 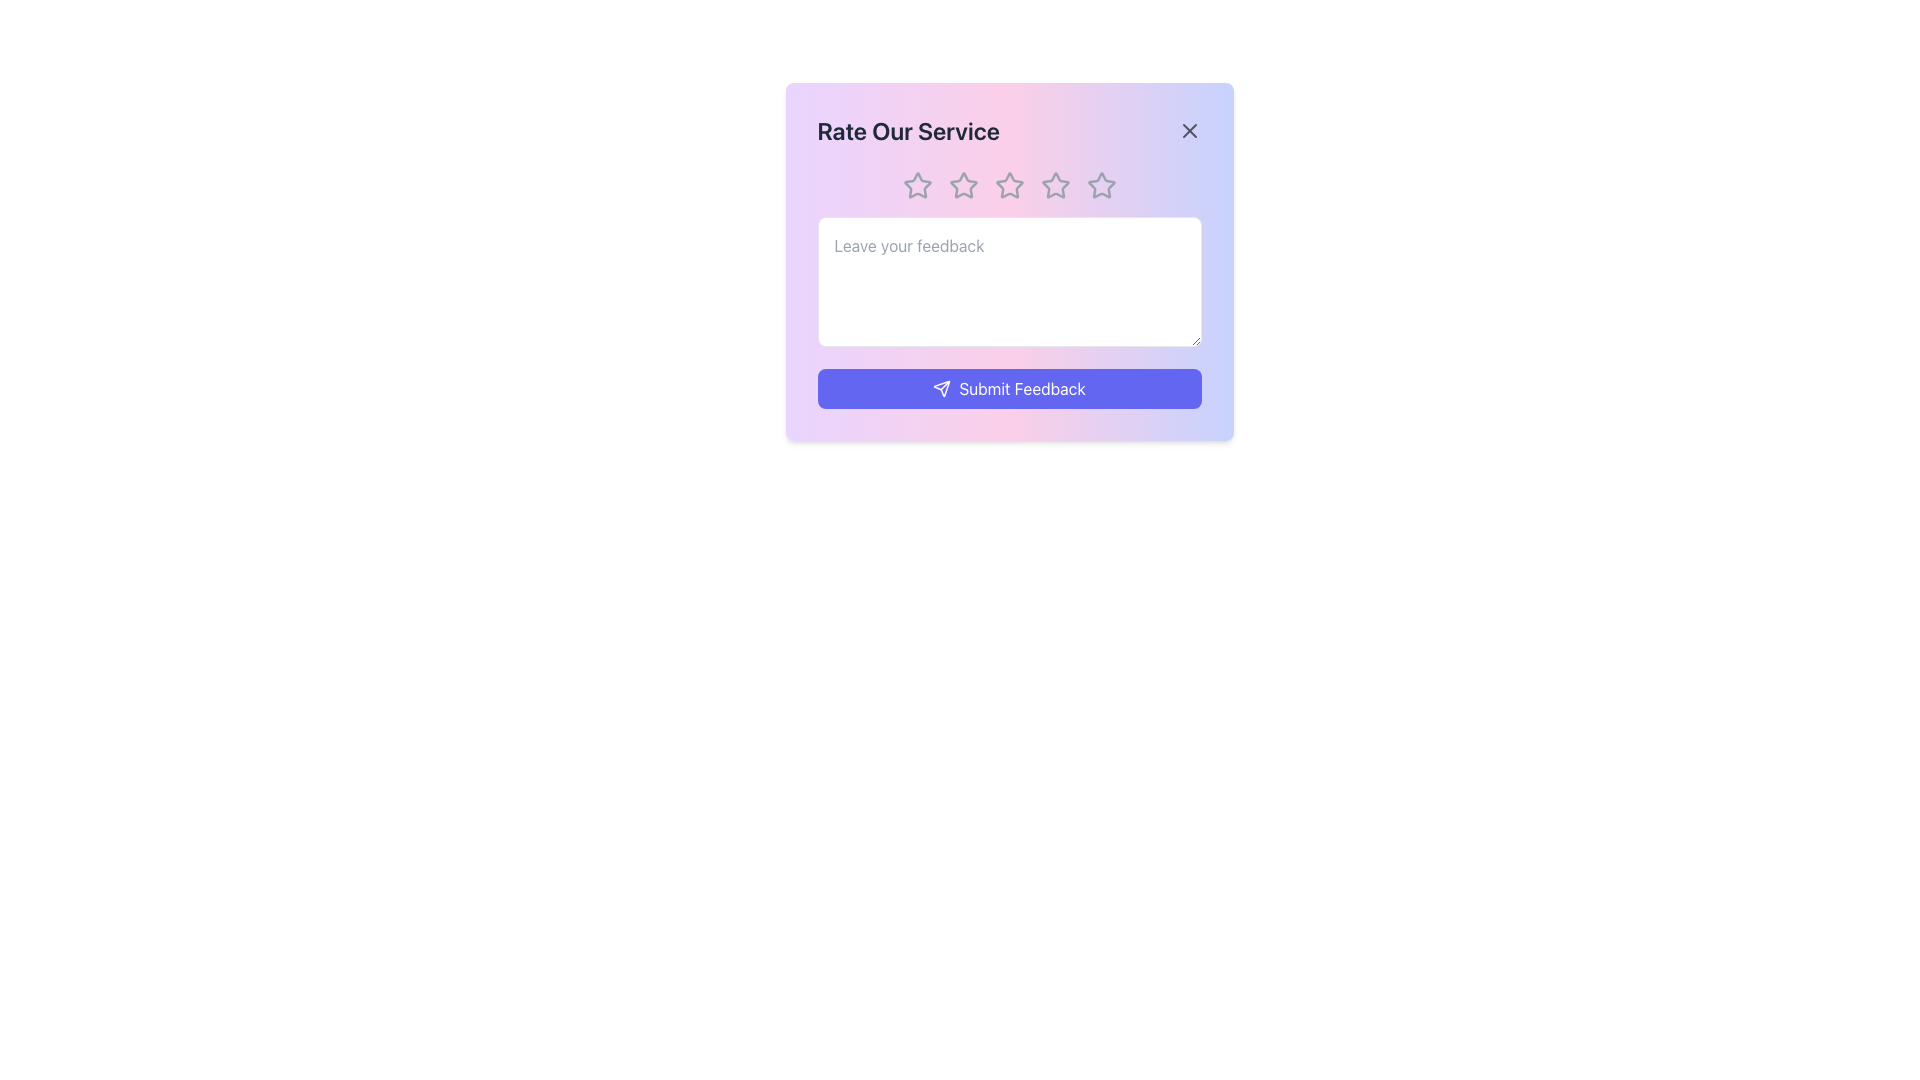 I want to click on the close button located at the top-right corner of the 'Rate Our Service' feedback form, so click(x=1189, y=131).